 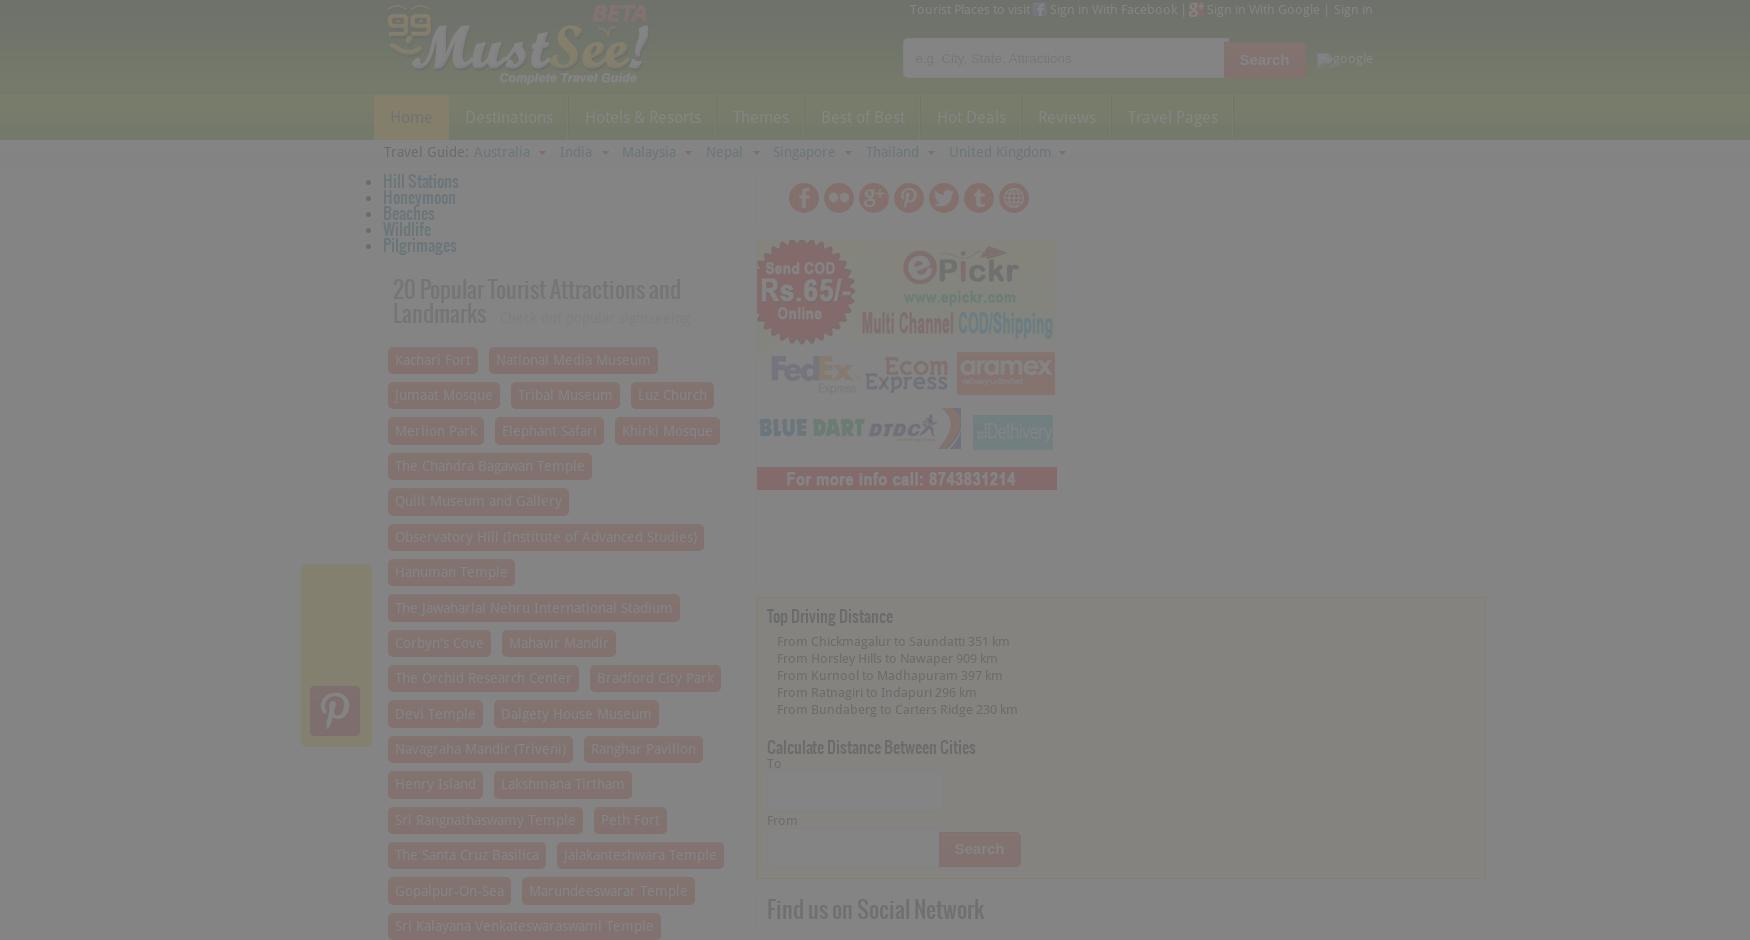 I want to click on 'Search', so click(x=953, y=847).